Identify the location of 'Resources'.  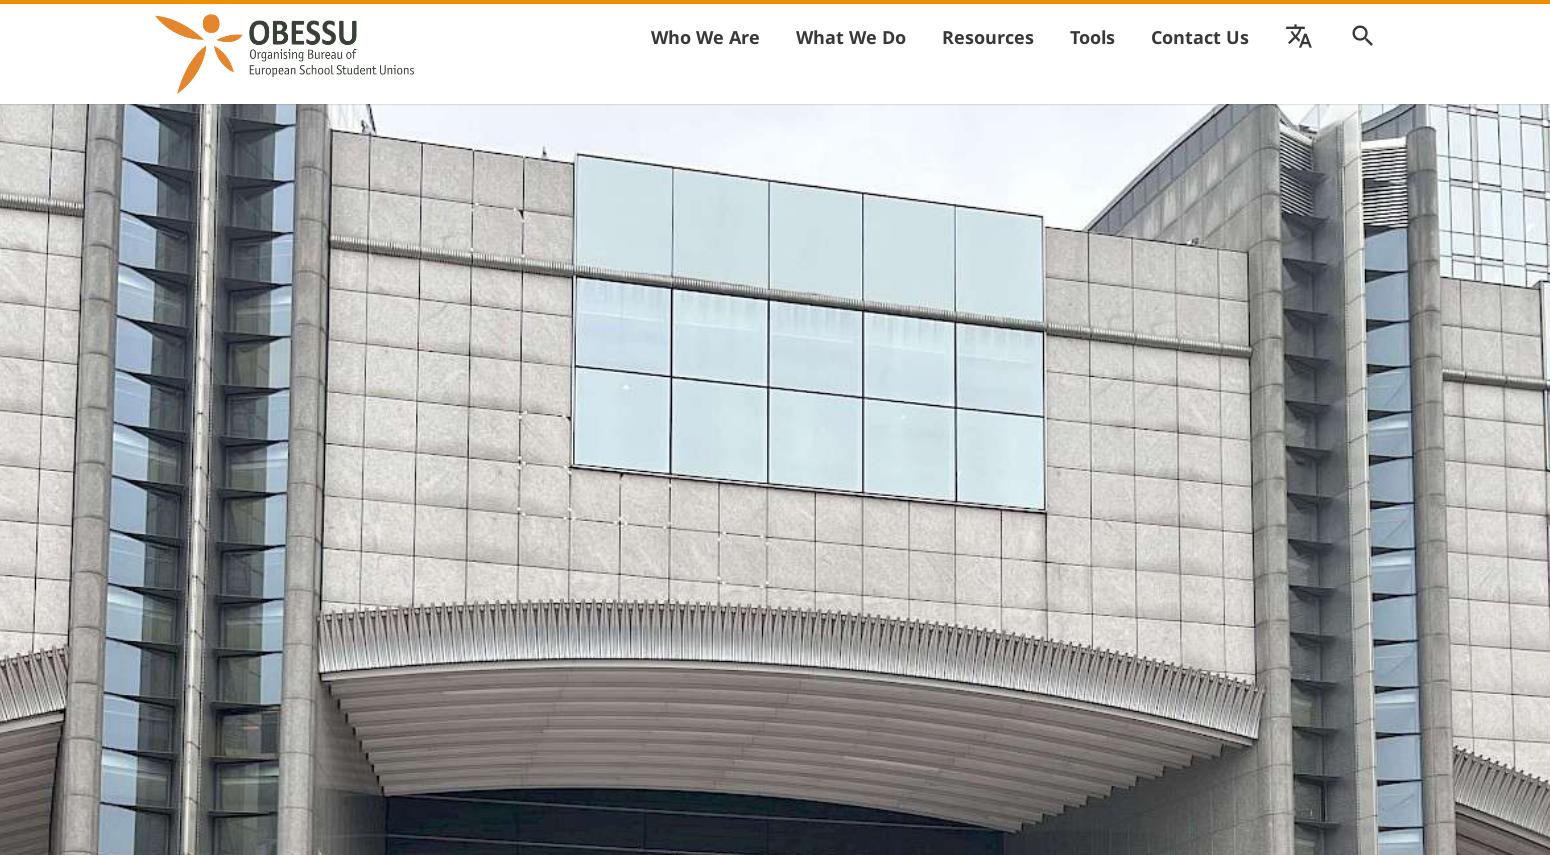
(940, 36).